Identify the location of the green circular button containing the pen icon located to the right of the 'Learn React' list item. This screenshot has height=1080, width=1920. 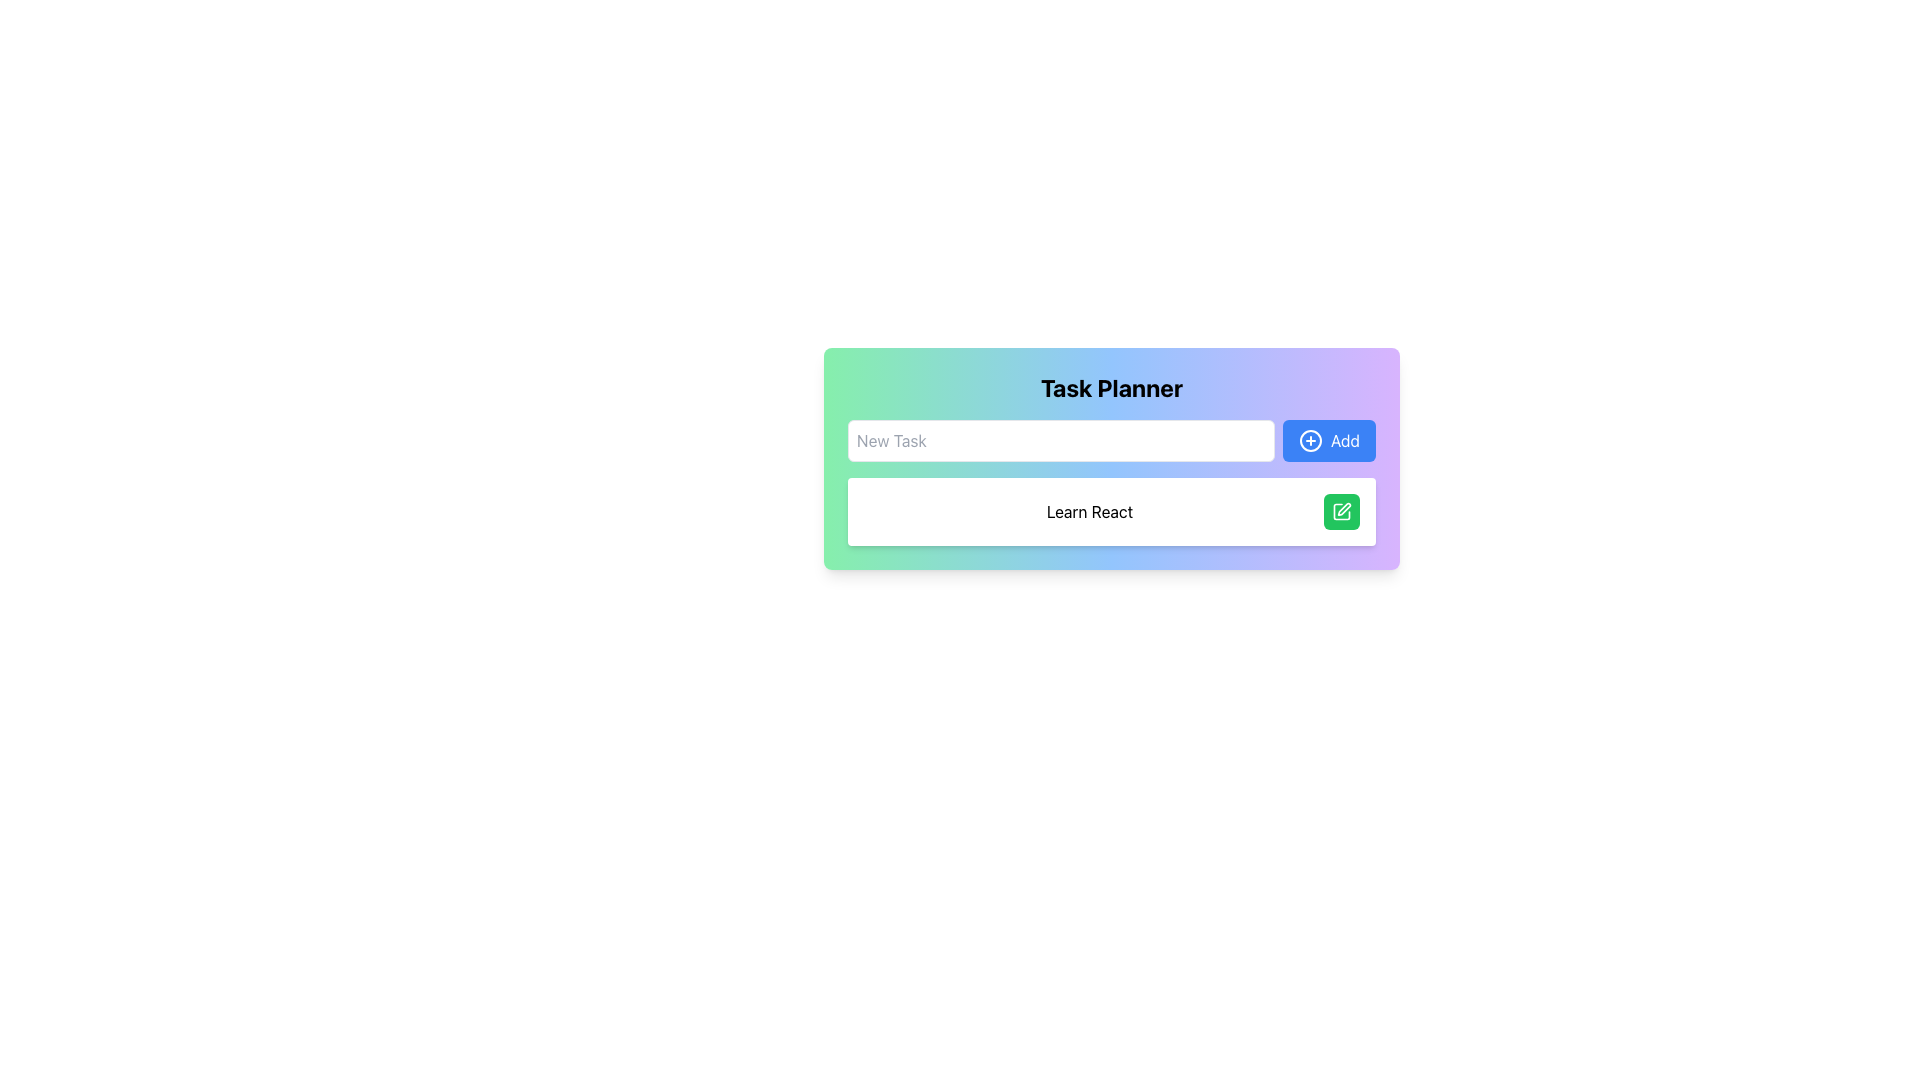
(1342, 511).